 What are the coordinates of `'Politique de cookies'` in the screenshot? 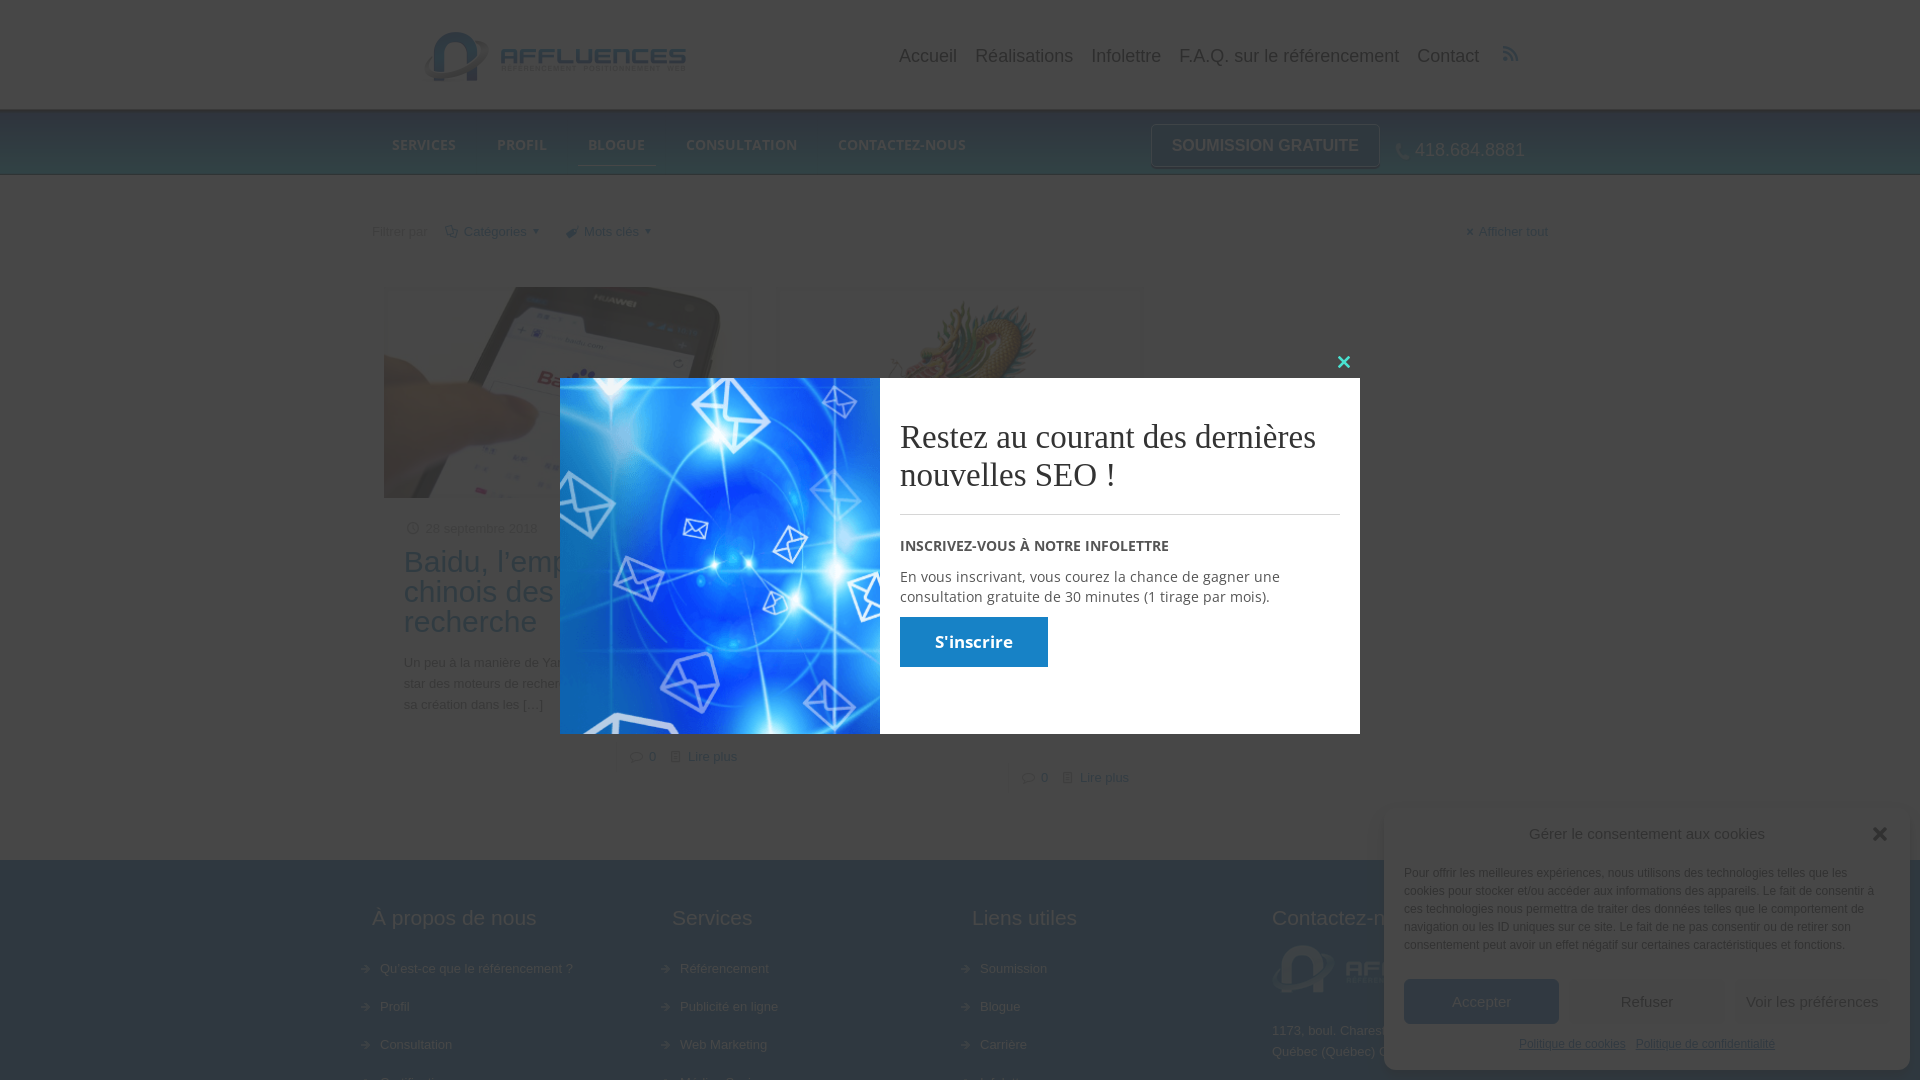 It's located at (1571, 1043).